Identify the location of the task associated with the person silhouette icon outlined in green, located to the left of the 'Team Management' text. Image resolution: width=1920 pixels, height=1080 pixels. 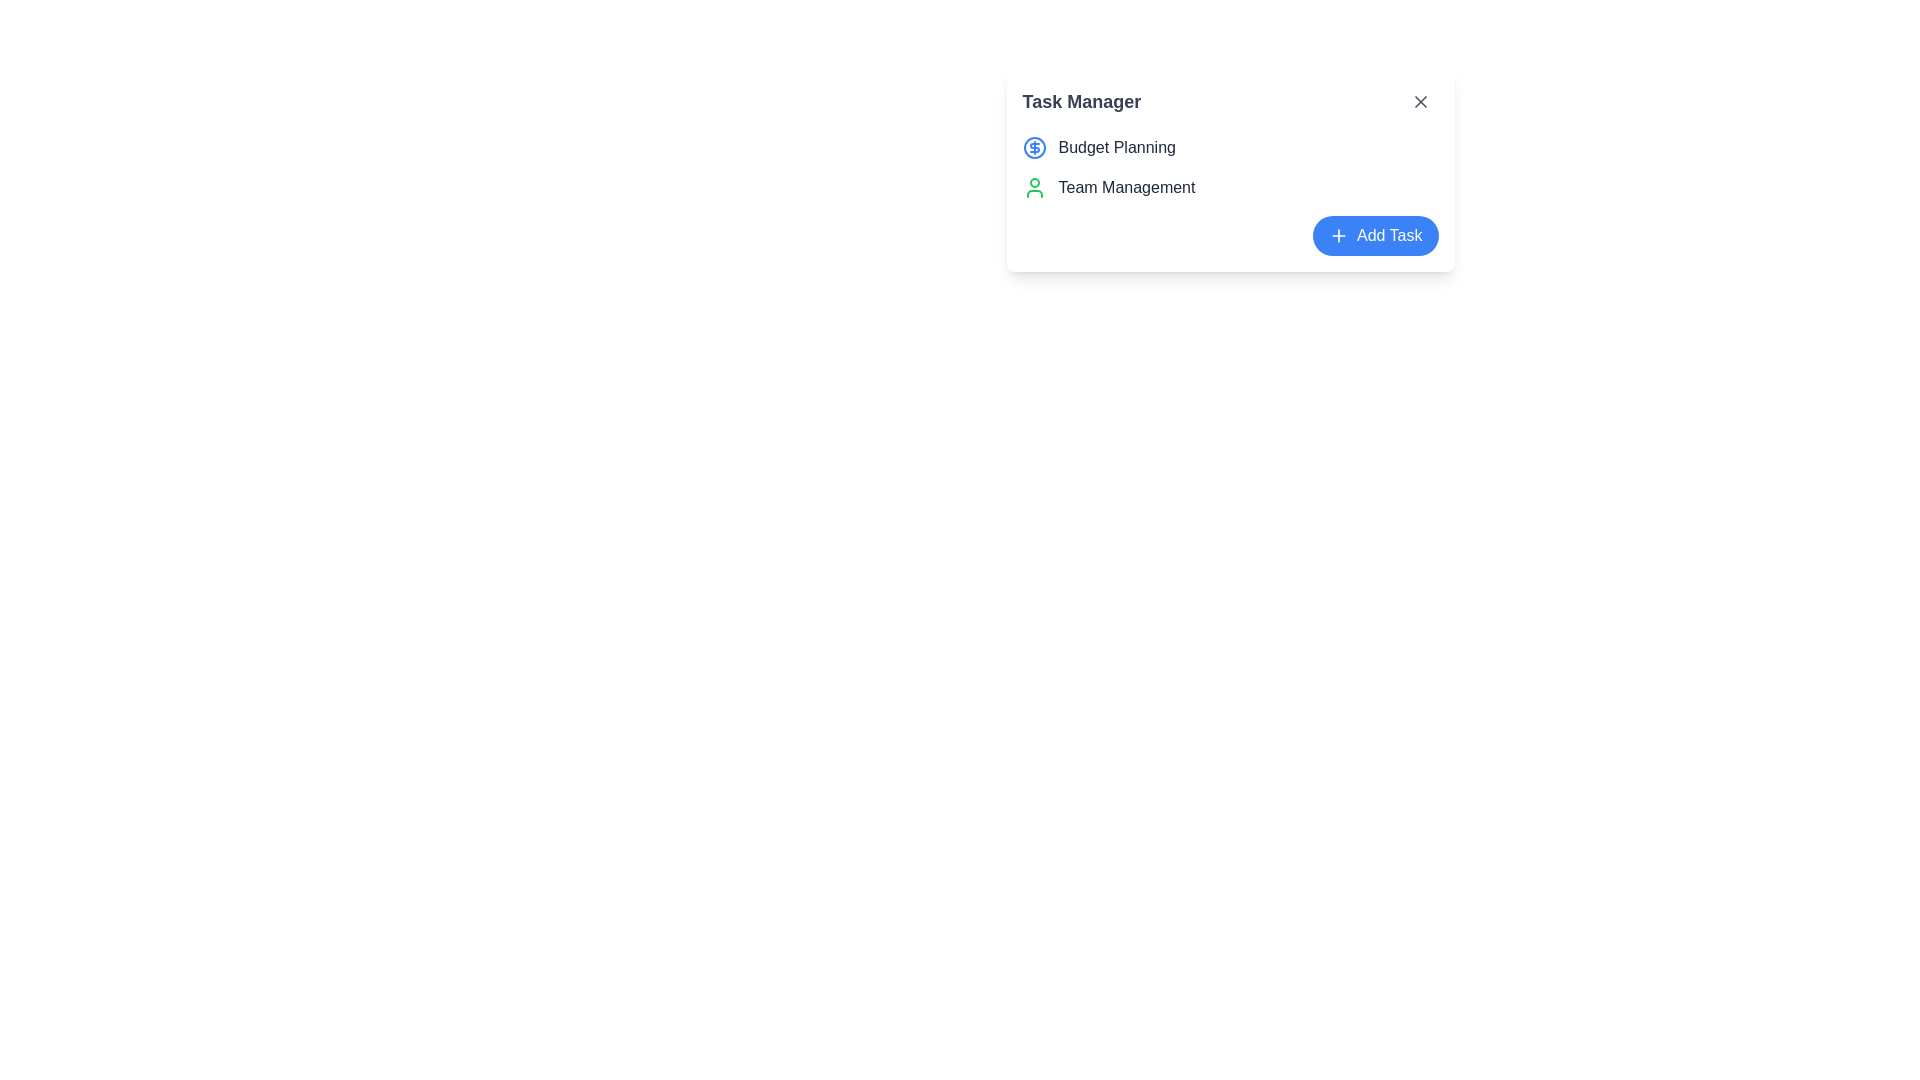
(1034, 188).